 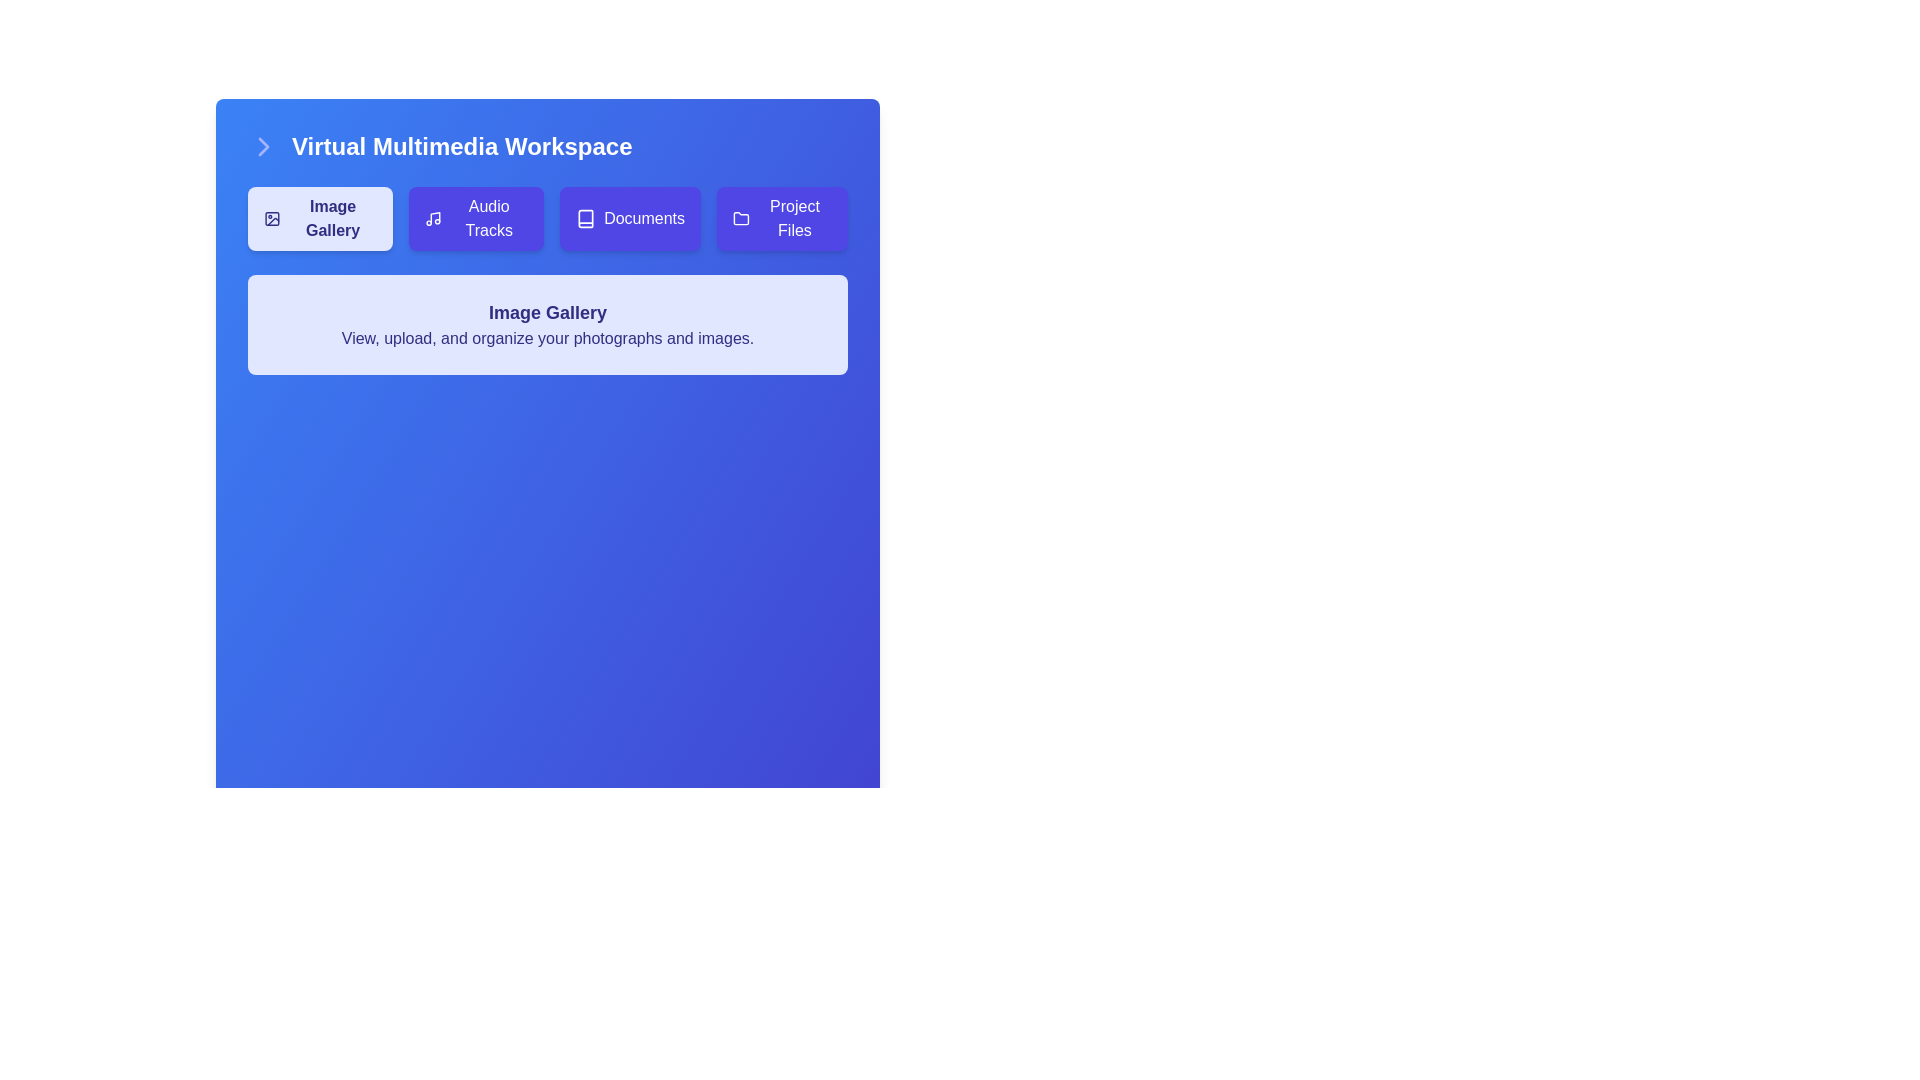 What do you see at coordinates (475, 219) in the screenshot?
I see `the button located between 'Image Gallery' and 'Documents'` at bounding box center [475, 219].